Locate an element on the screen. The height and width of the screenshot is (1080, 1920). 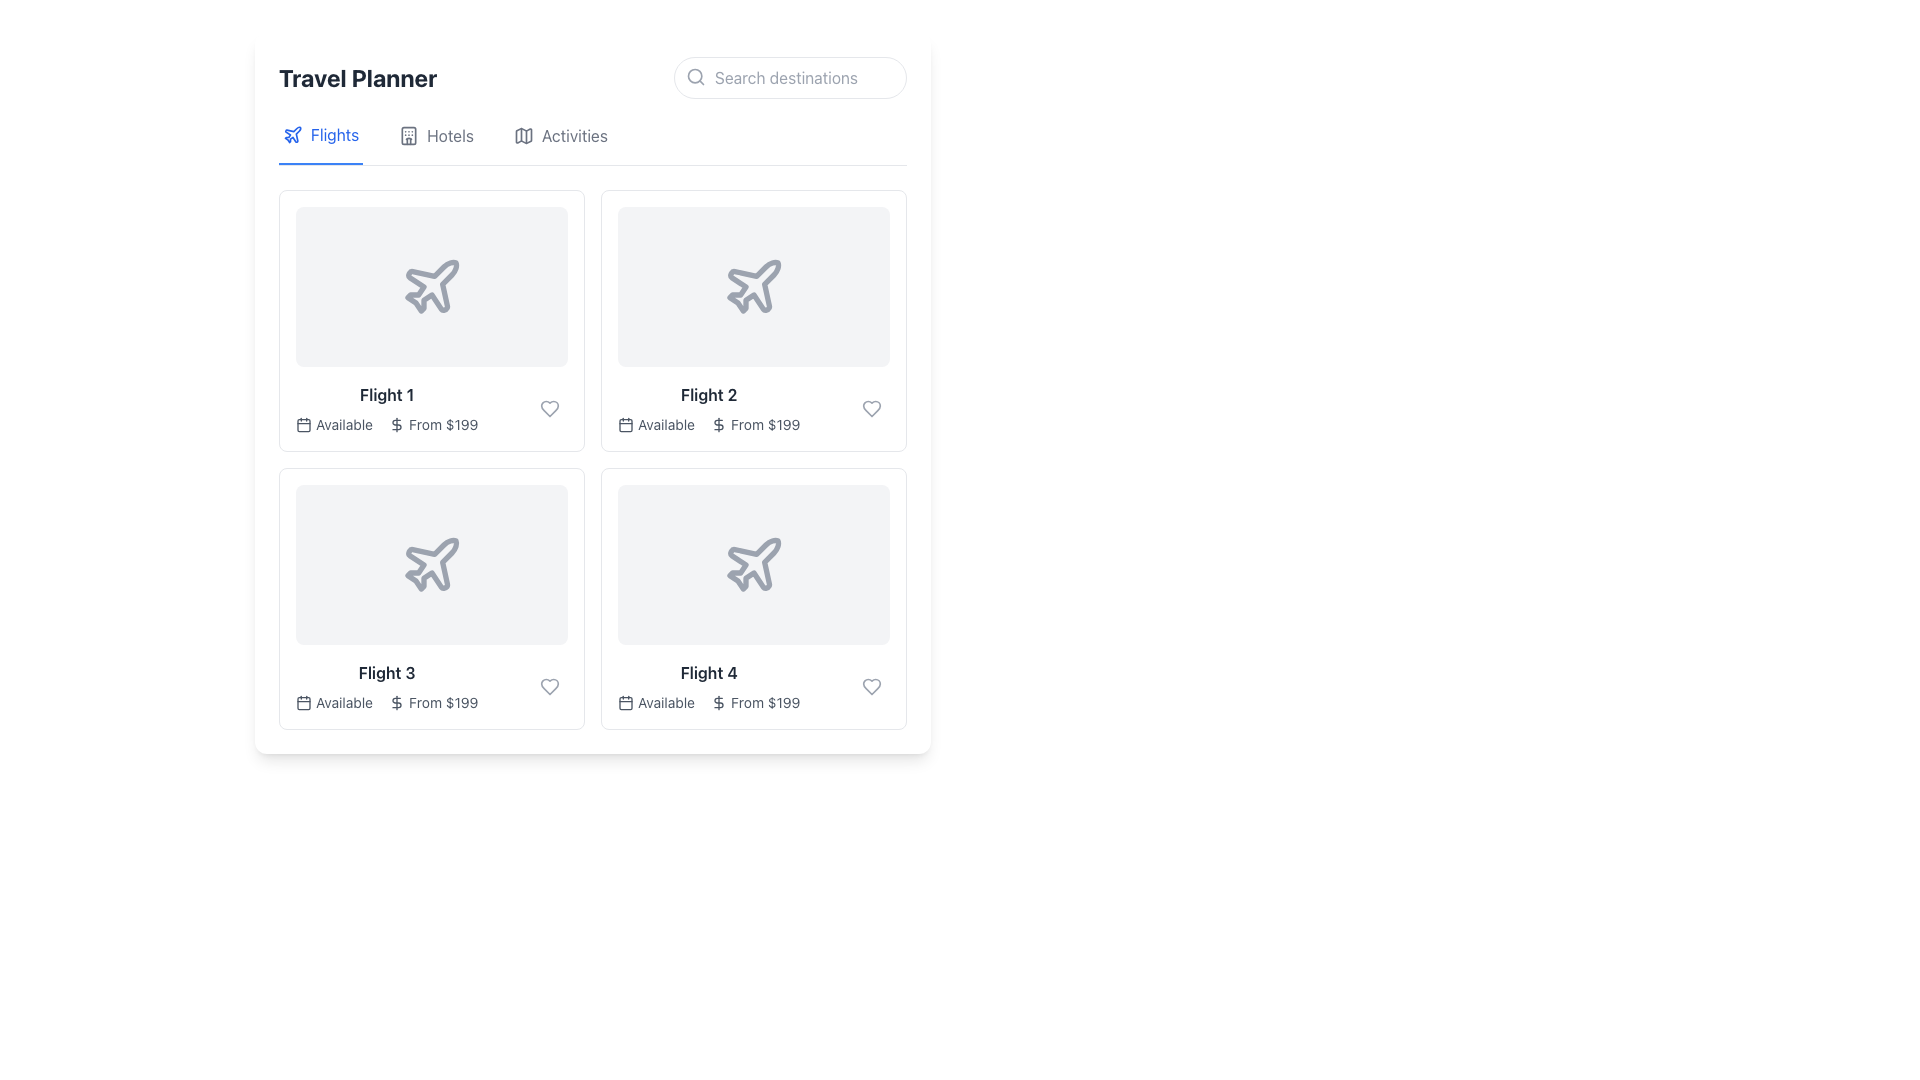
the heart-shaped icon button in the bottom-right corner of the fourth flight card is located at coordinates (872, 685).